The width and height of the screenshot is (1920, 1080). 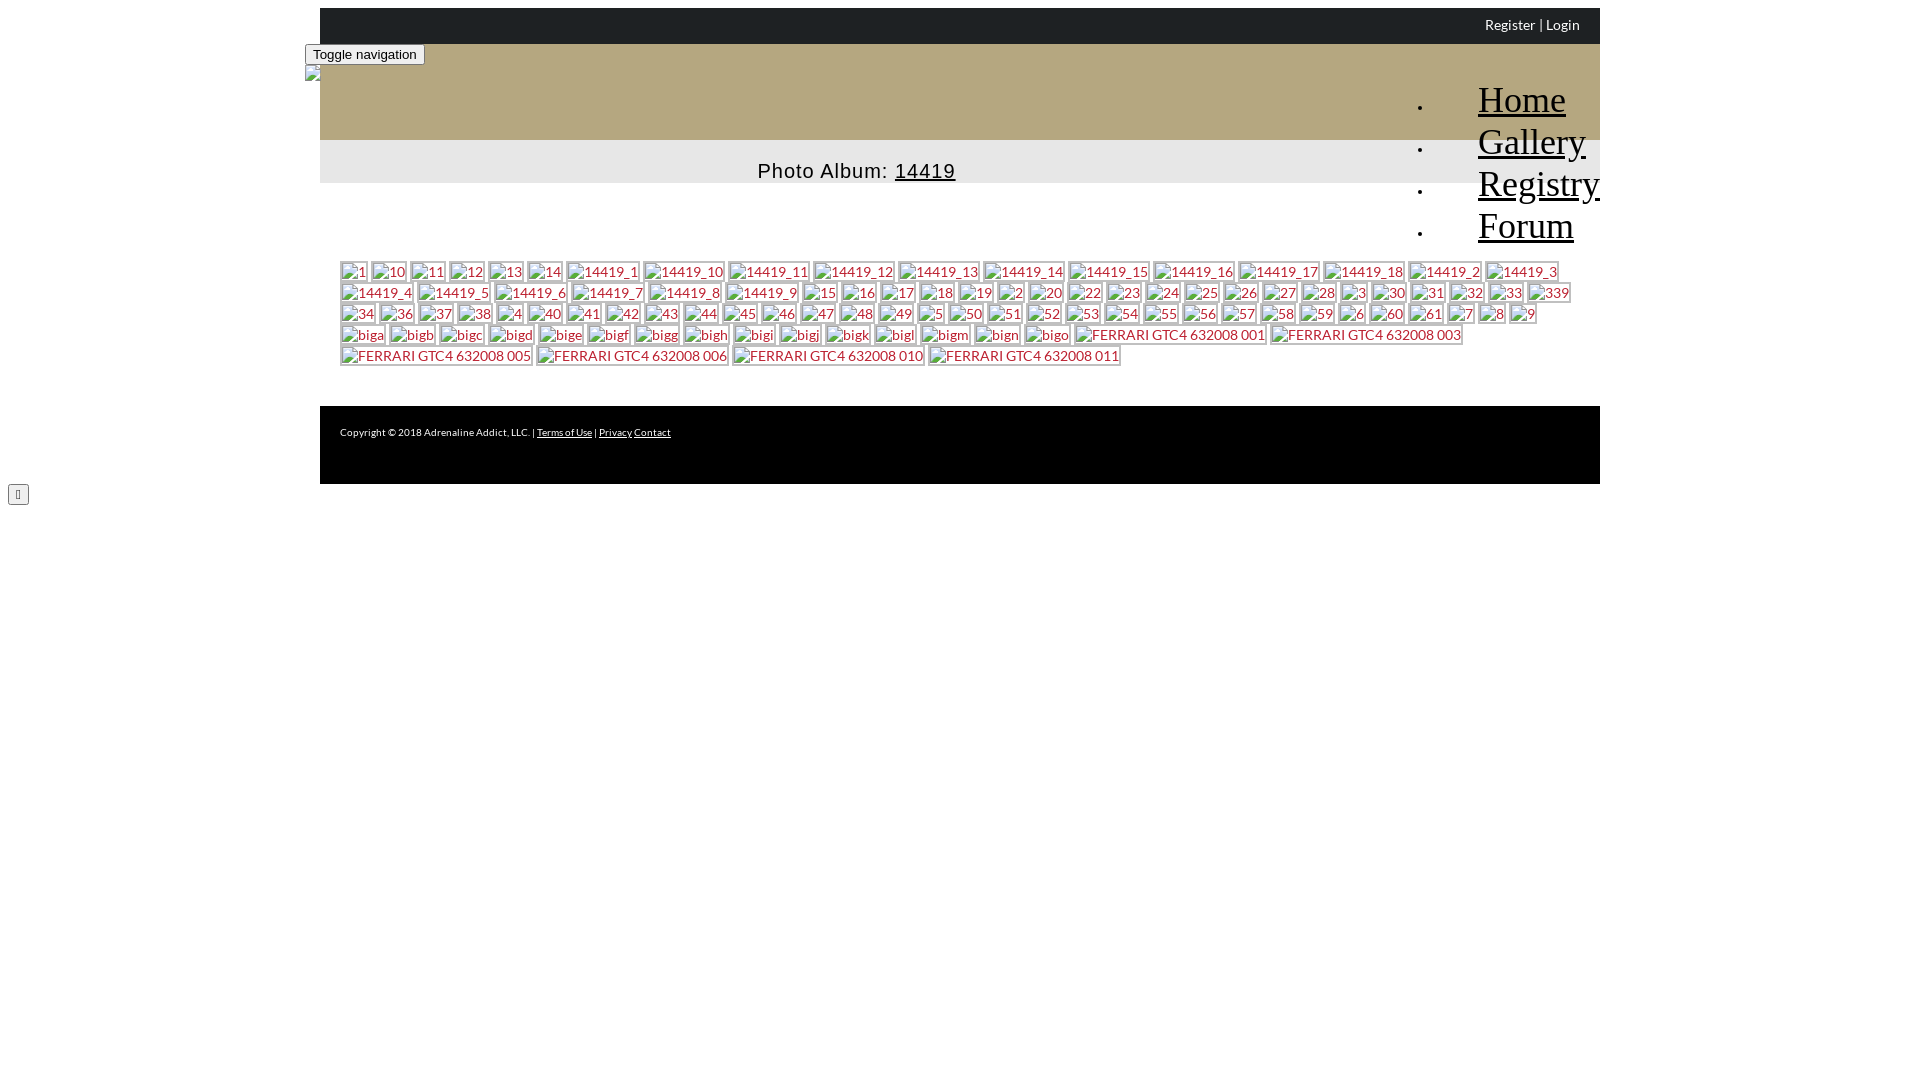 What do you see at coordinates (1432, 124) in the screenshot?
I see `'Gallery'` at bounding box center [1432, 124].